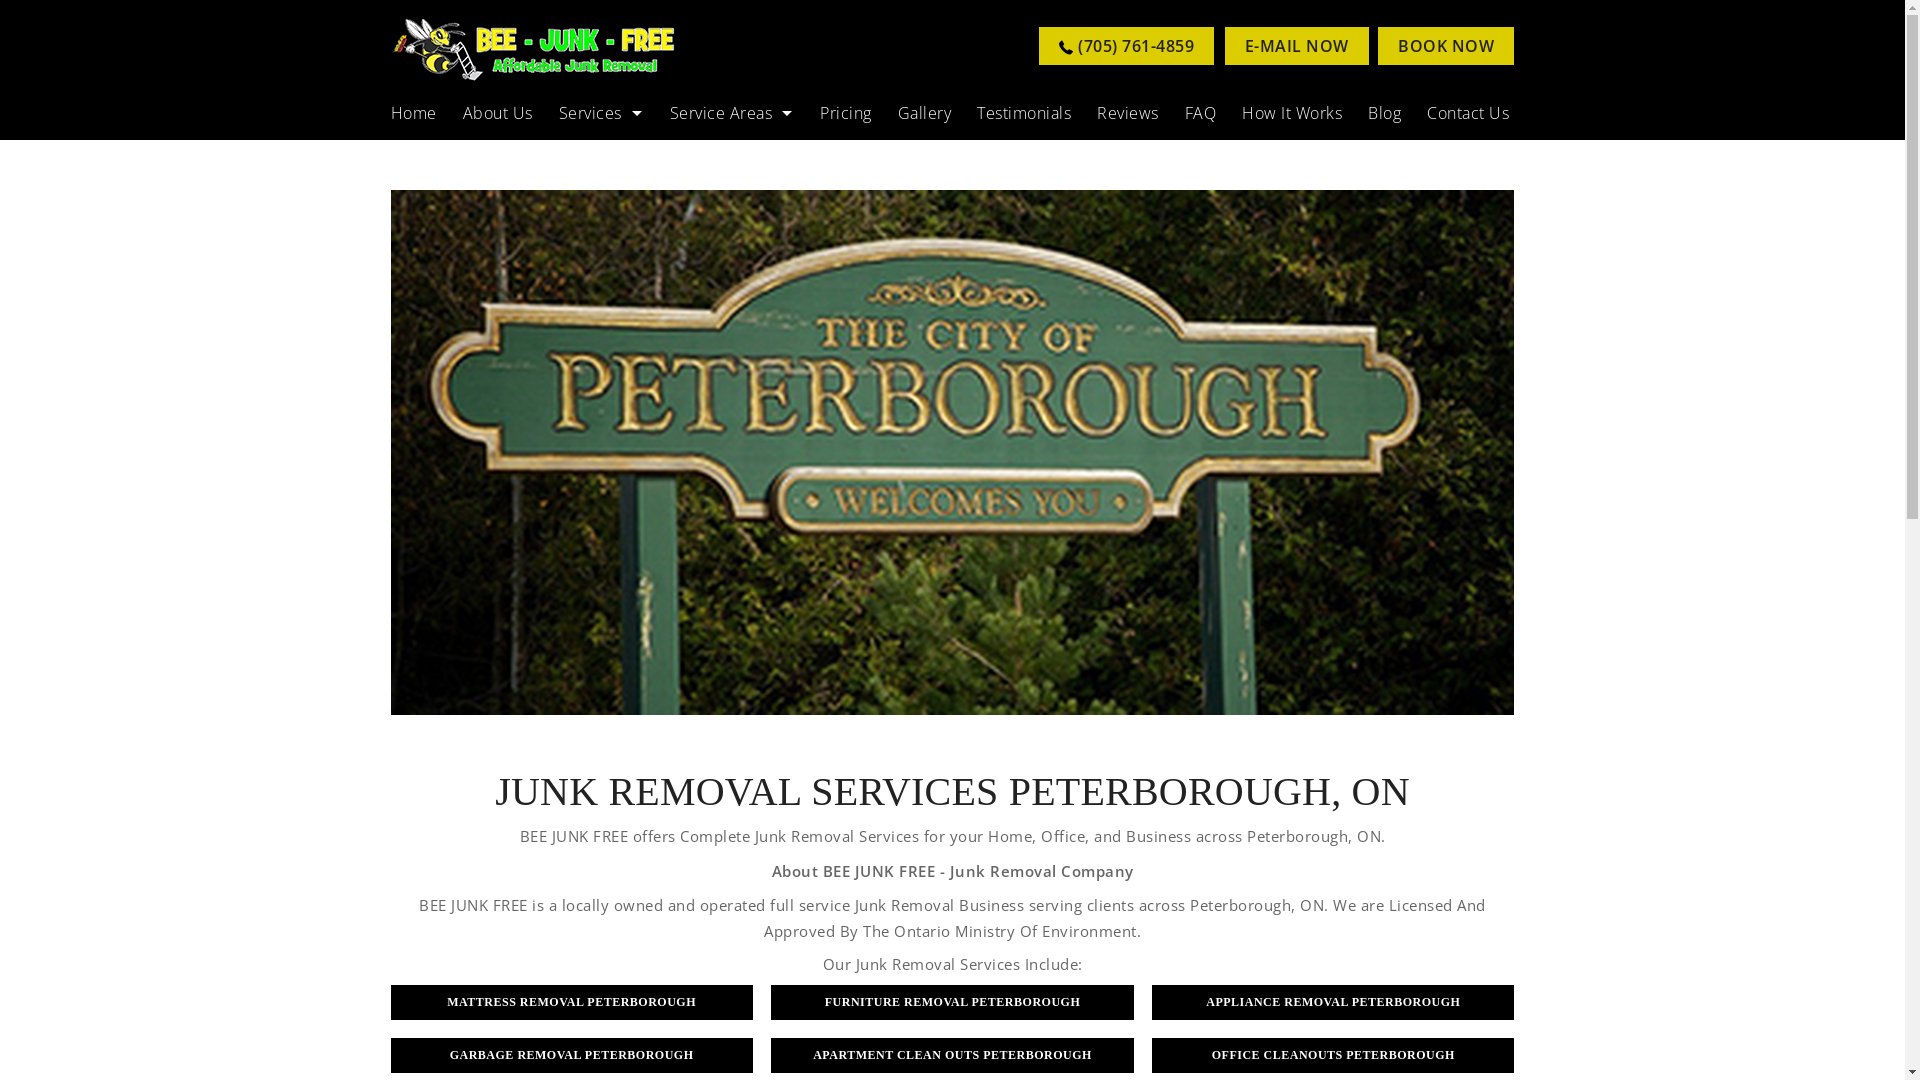  Describe the element at coordinates (570, 1001) in the screenshot. I see `'MATTRESS REMOVAL PETERBOROUGH'` at that location.